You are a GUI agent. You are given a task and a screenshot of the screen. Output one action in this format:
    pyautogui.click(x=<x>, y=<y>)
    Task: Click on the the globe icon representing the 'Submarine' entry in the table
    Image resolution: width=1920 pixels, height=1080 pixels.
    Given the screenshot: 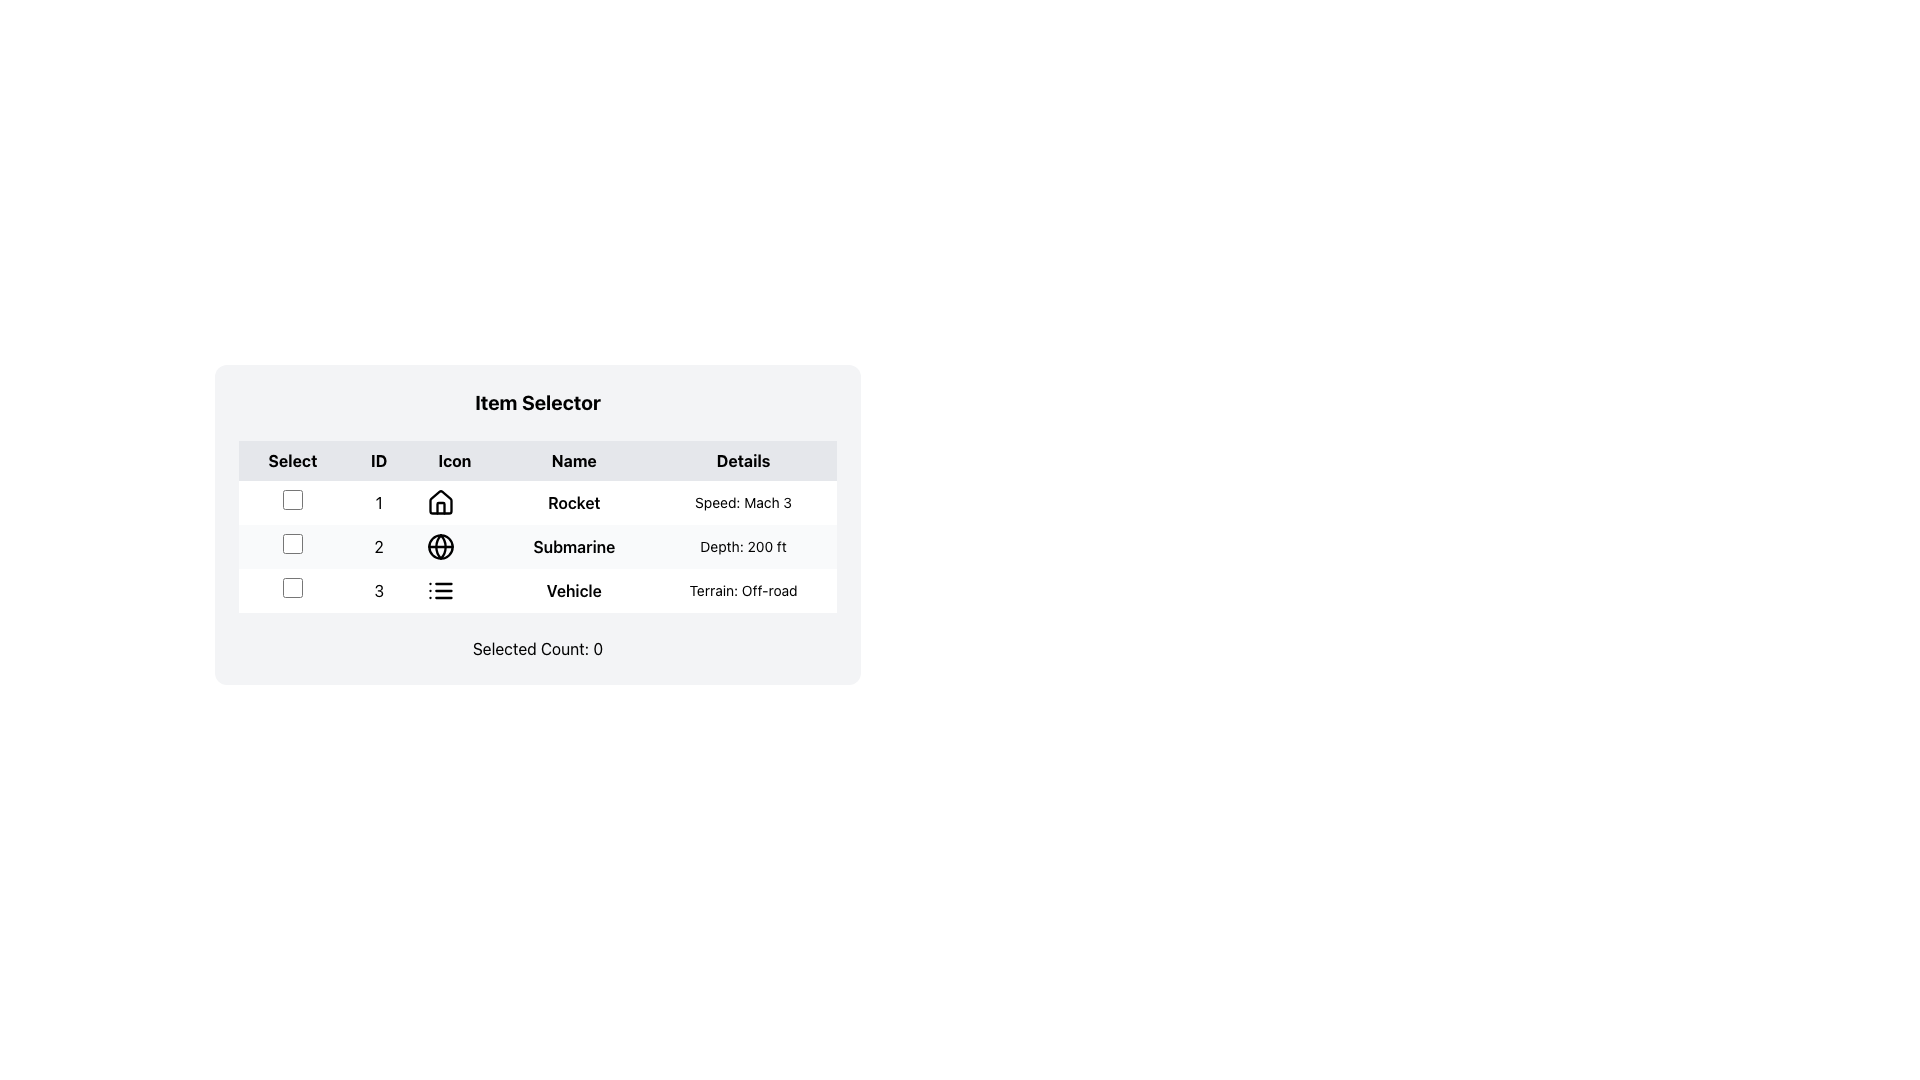 What is the action you would take?
    pyautogui.click(x=440, y=547)
    